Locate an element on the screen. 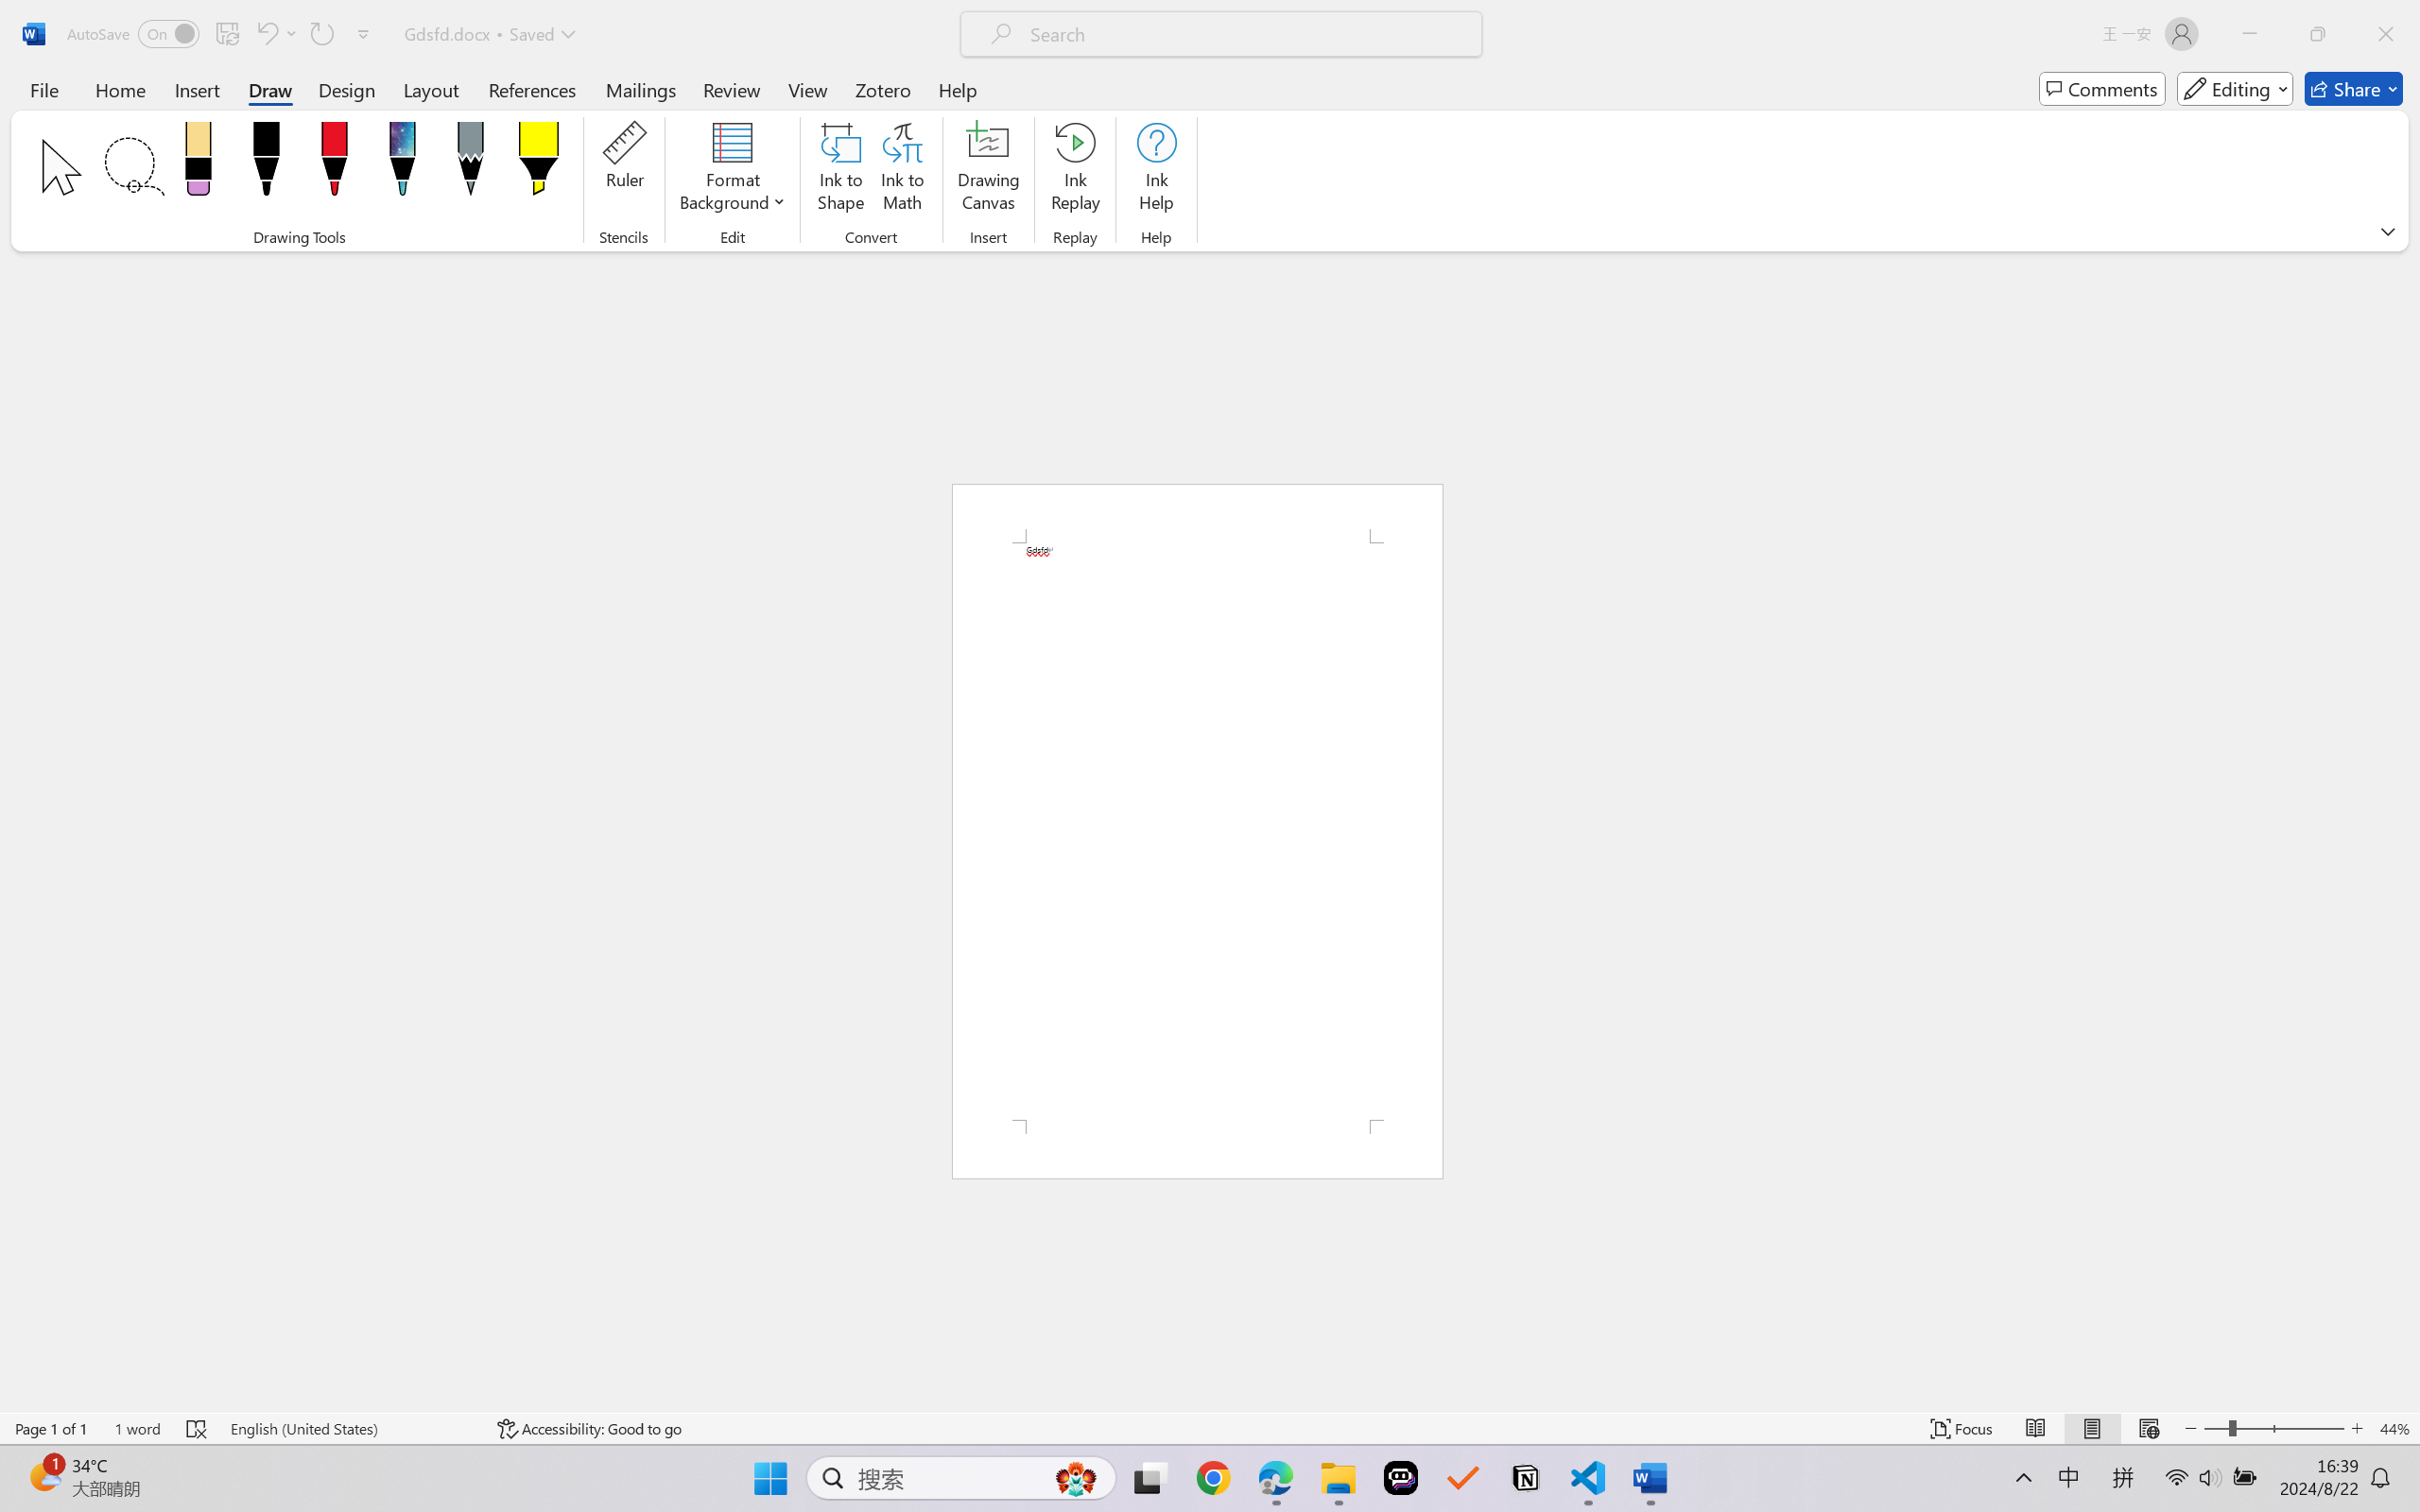  'Undo Apply Quick Style' is located at coordinates (265, 33).